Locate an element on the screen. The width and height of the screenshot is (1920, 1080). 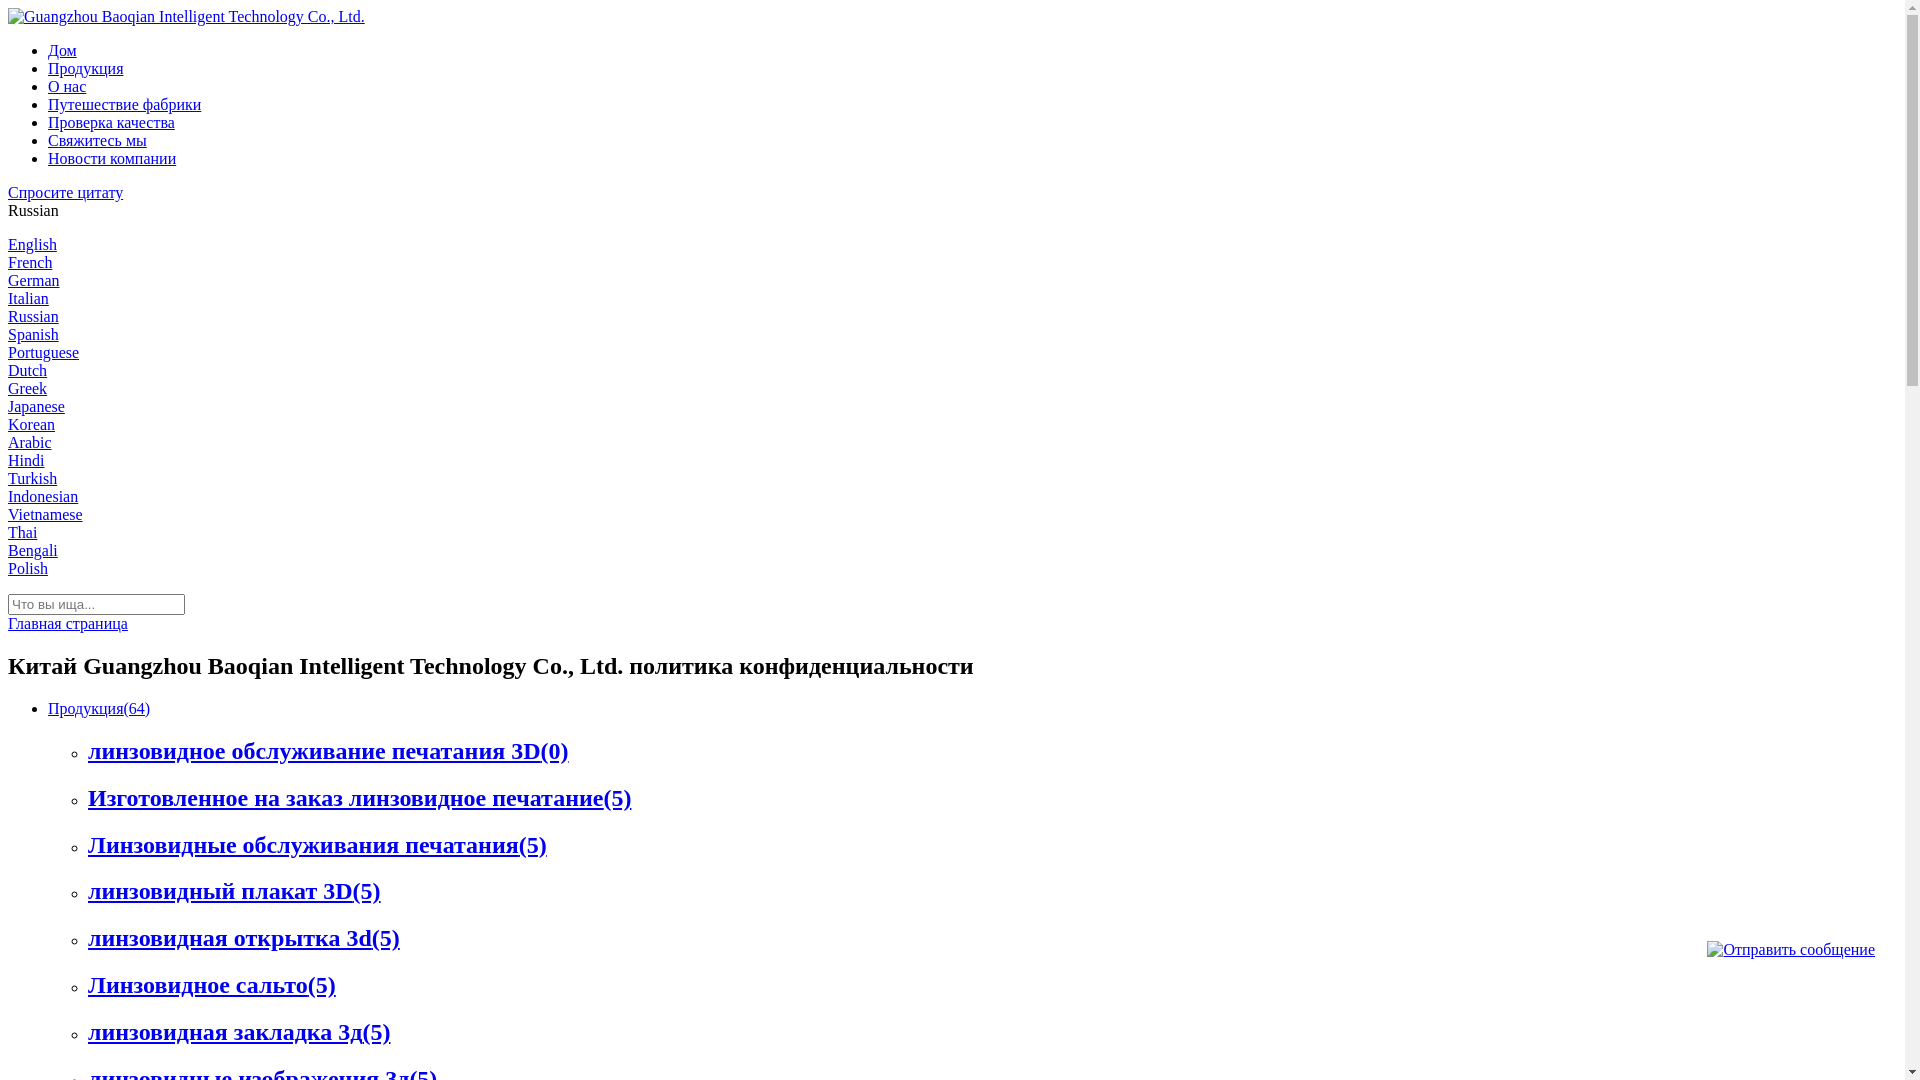
'Hindi' is located at coordinates (25, 460).